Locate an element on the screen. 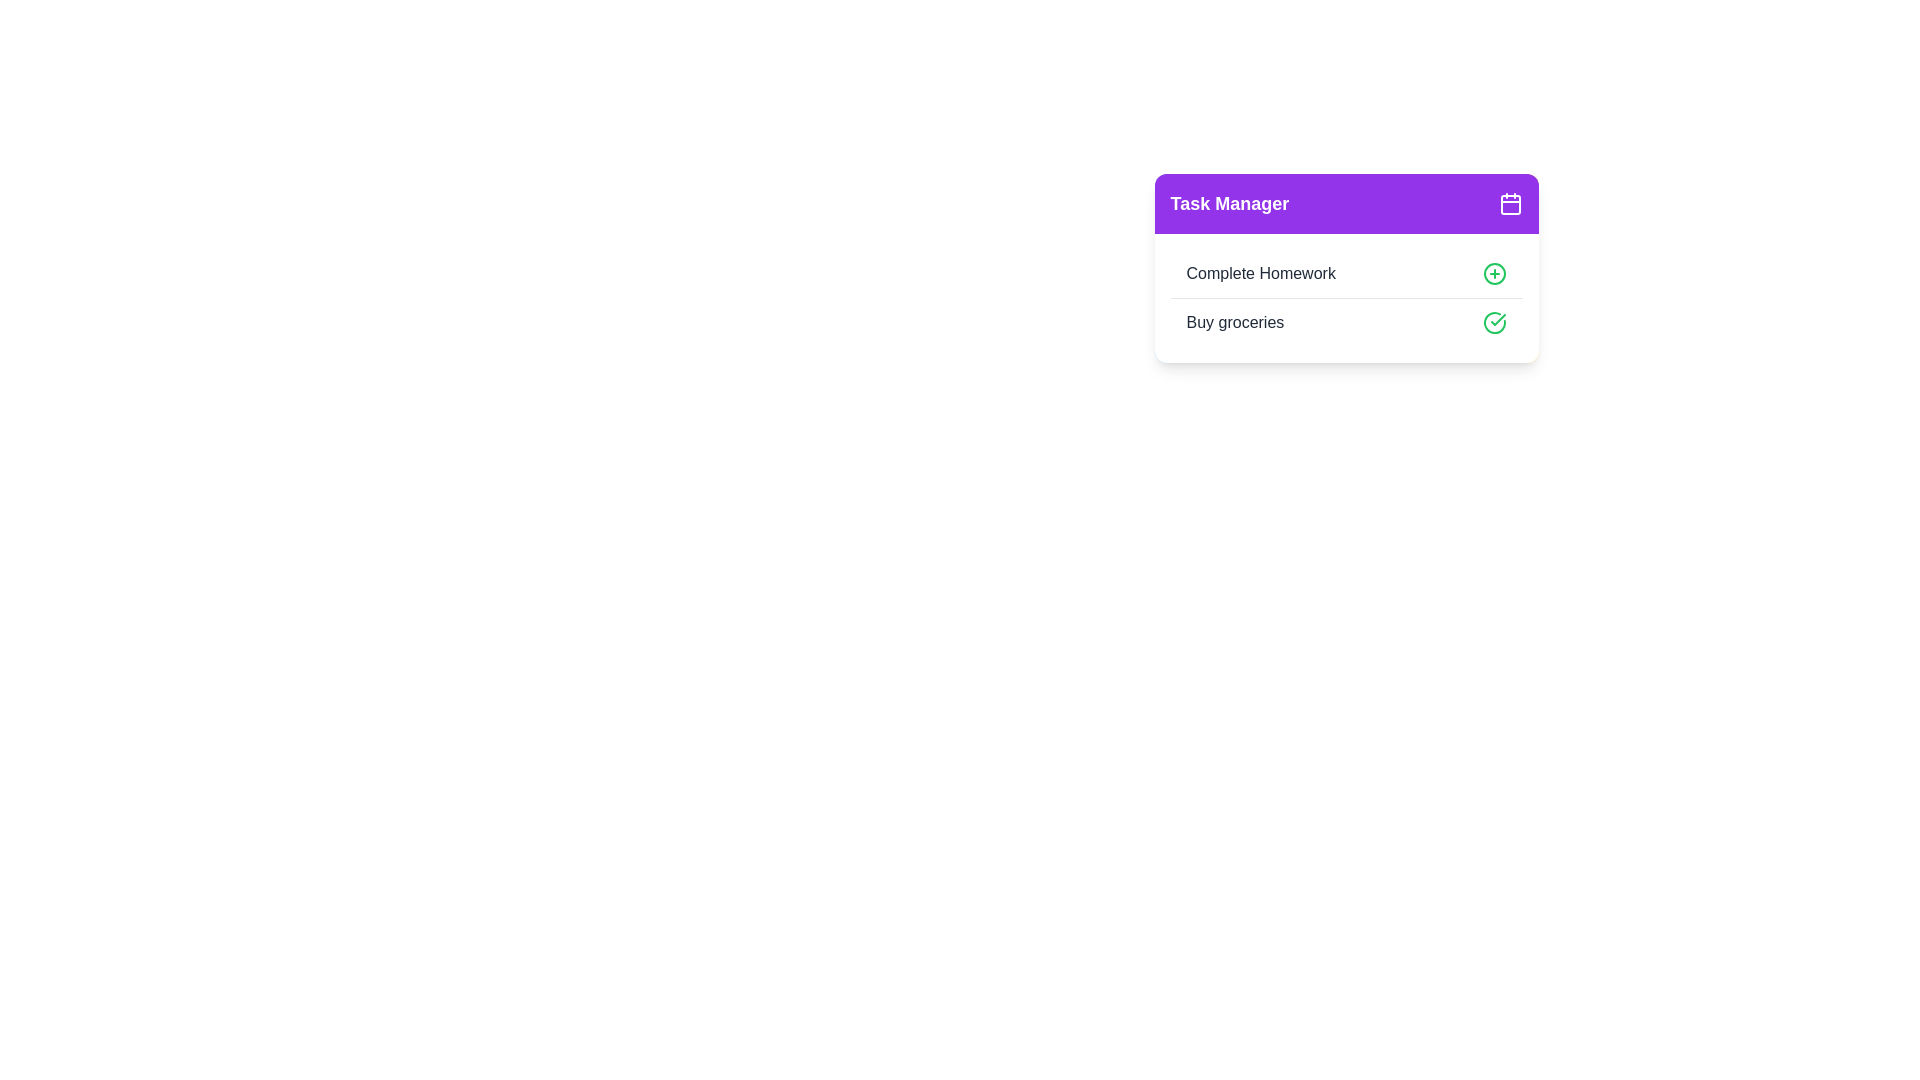  the Icon Button associated with the 'Complete Homework' task in the Task Manager is located at coordinates (1494, 273).